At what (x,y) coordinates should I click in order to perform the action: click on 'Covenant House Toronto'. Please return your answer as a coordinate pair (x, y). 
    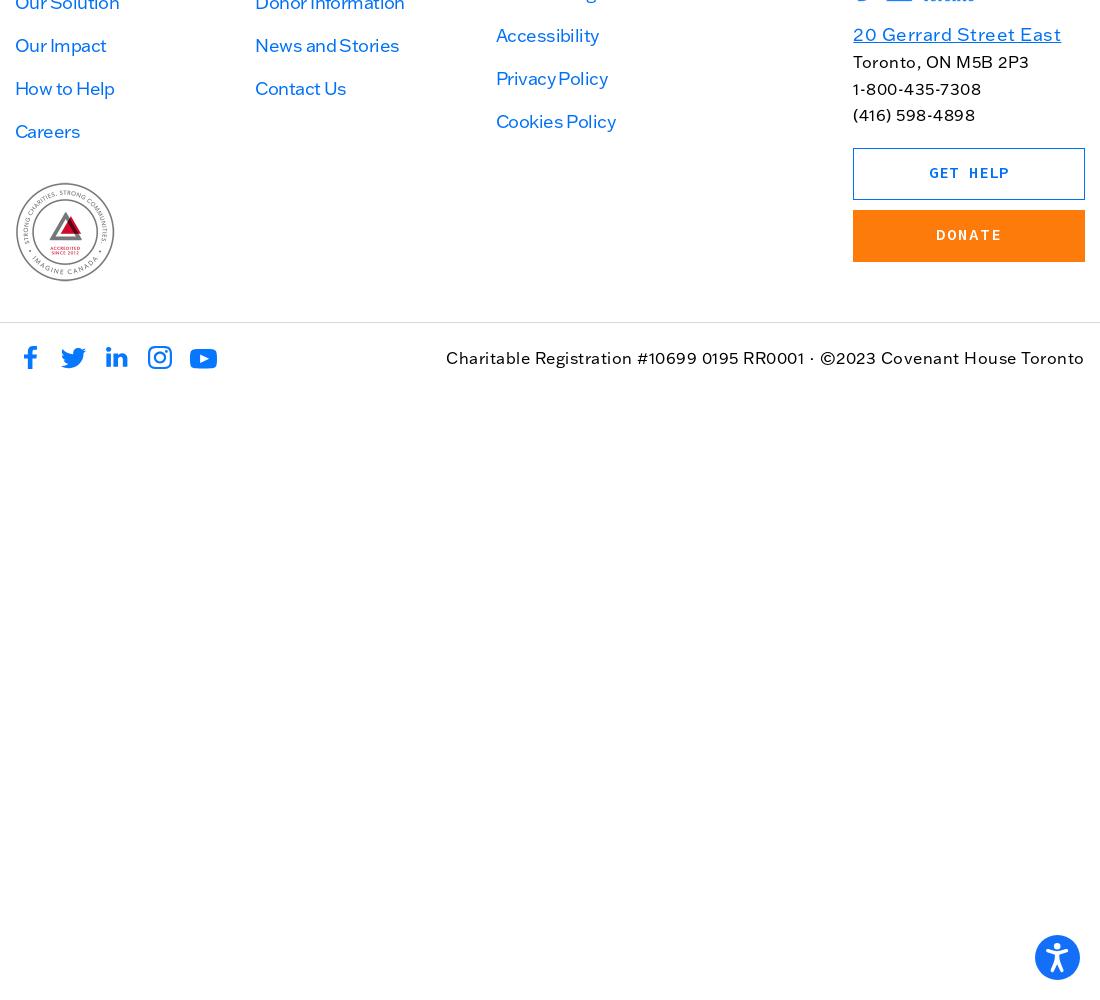
    Looking at the image, I should click on (980, 355).